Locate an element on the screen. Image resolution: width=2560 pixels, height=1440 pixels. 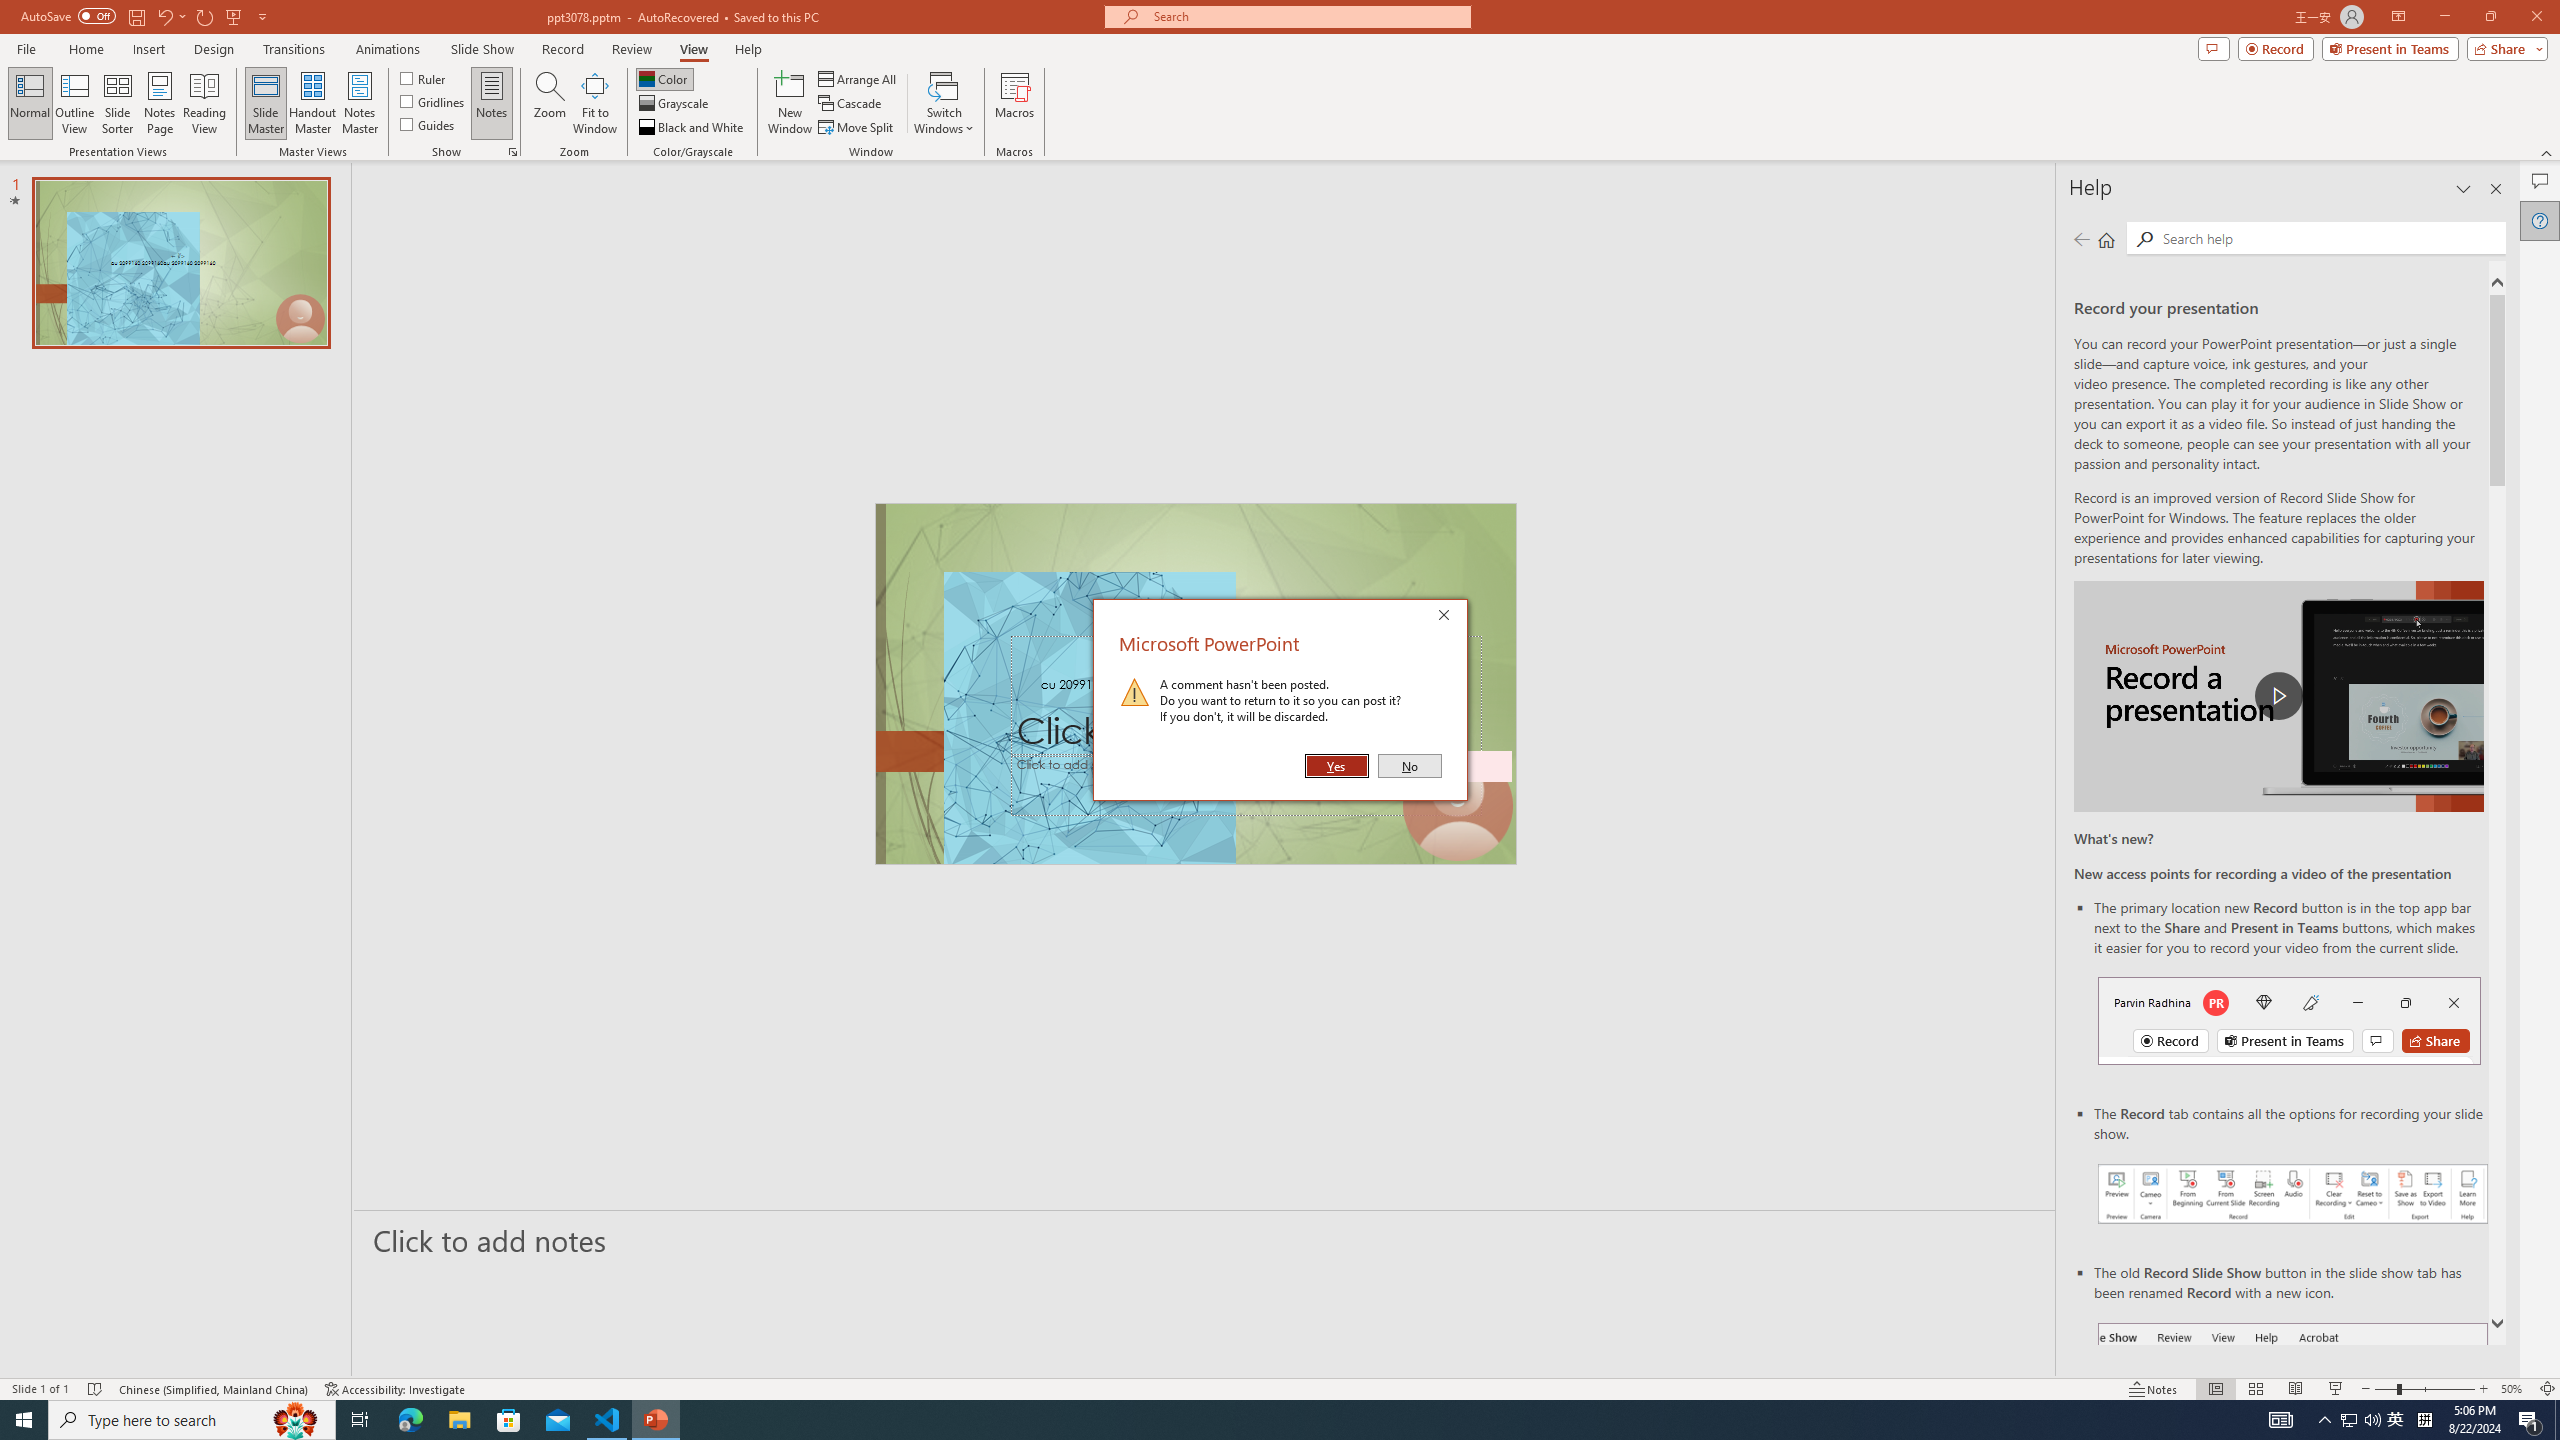
'Zoom 50%' is located at coordinates (2515, 1389).